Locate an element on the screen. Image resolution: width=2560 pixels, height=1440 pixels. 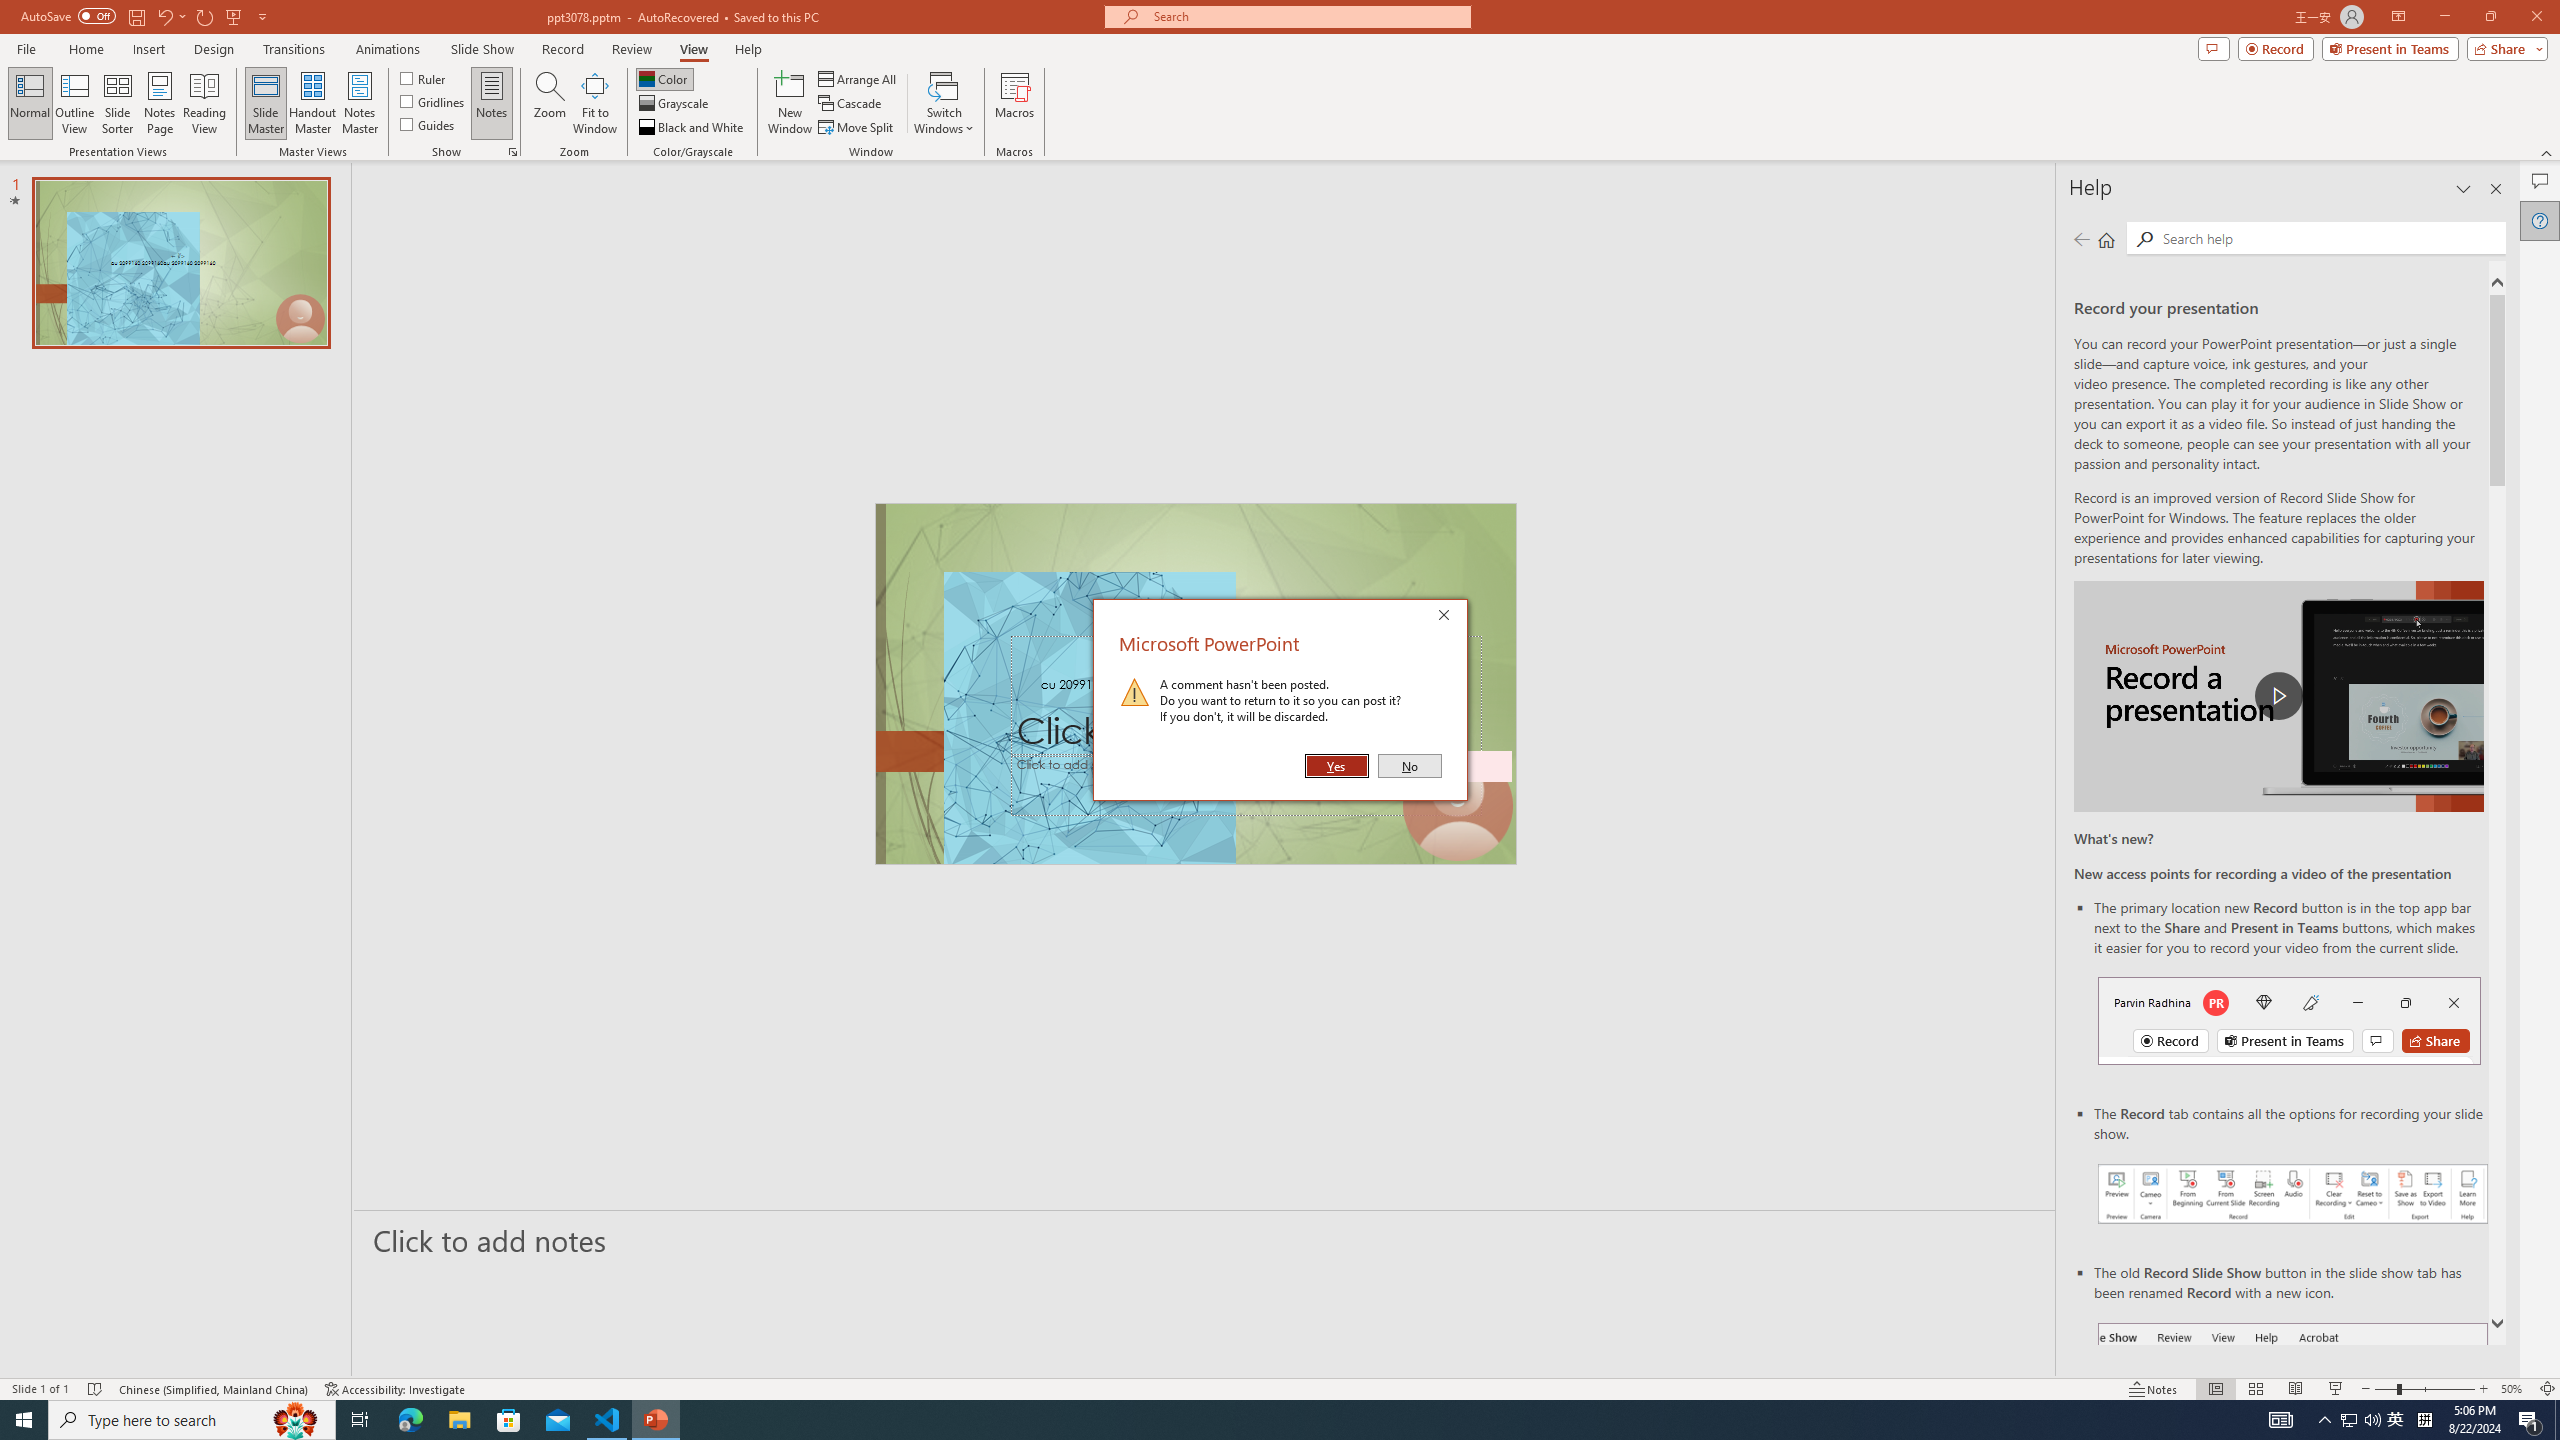
'Zoom 50%' is located at coordinates (2515, 1389).